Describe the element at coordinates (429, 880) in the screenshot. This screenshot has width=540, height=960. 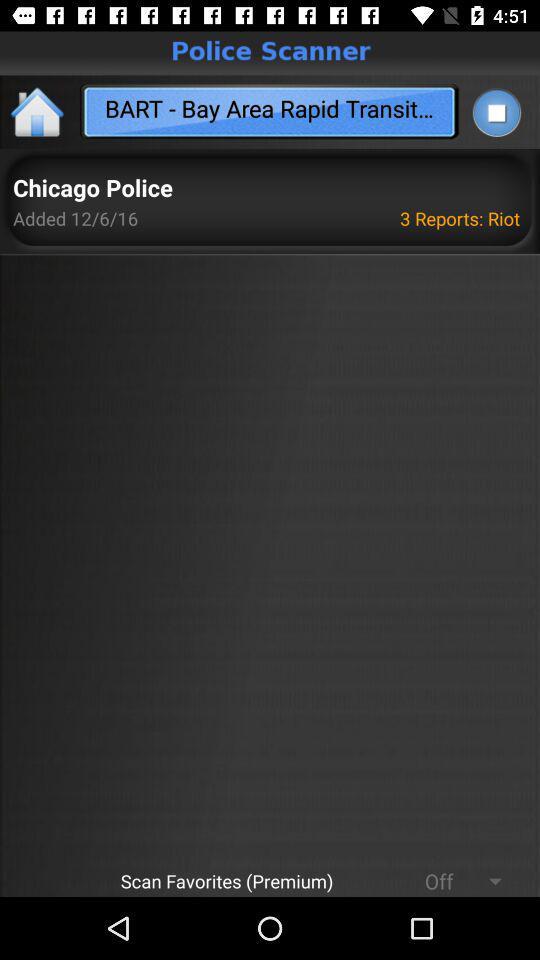
I see `the item next to scan favorites (premium)` at that location.